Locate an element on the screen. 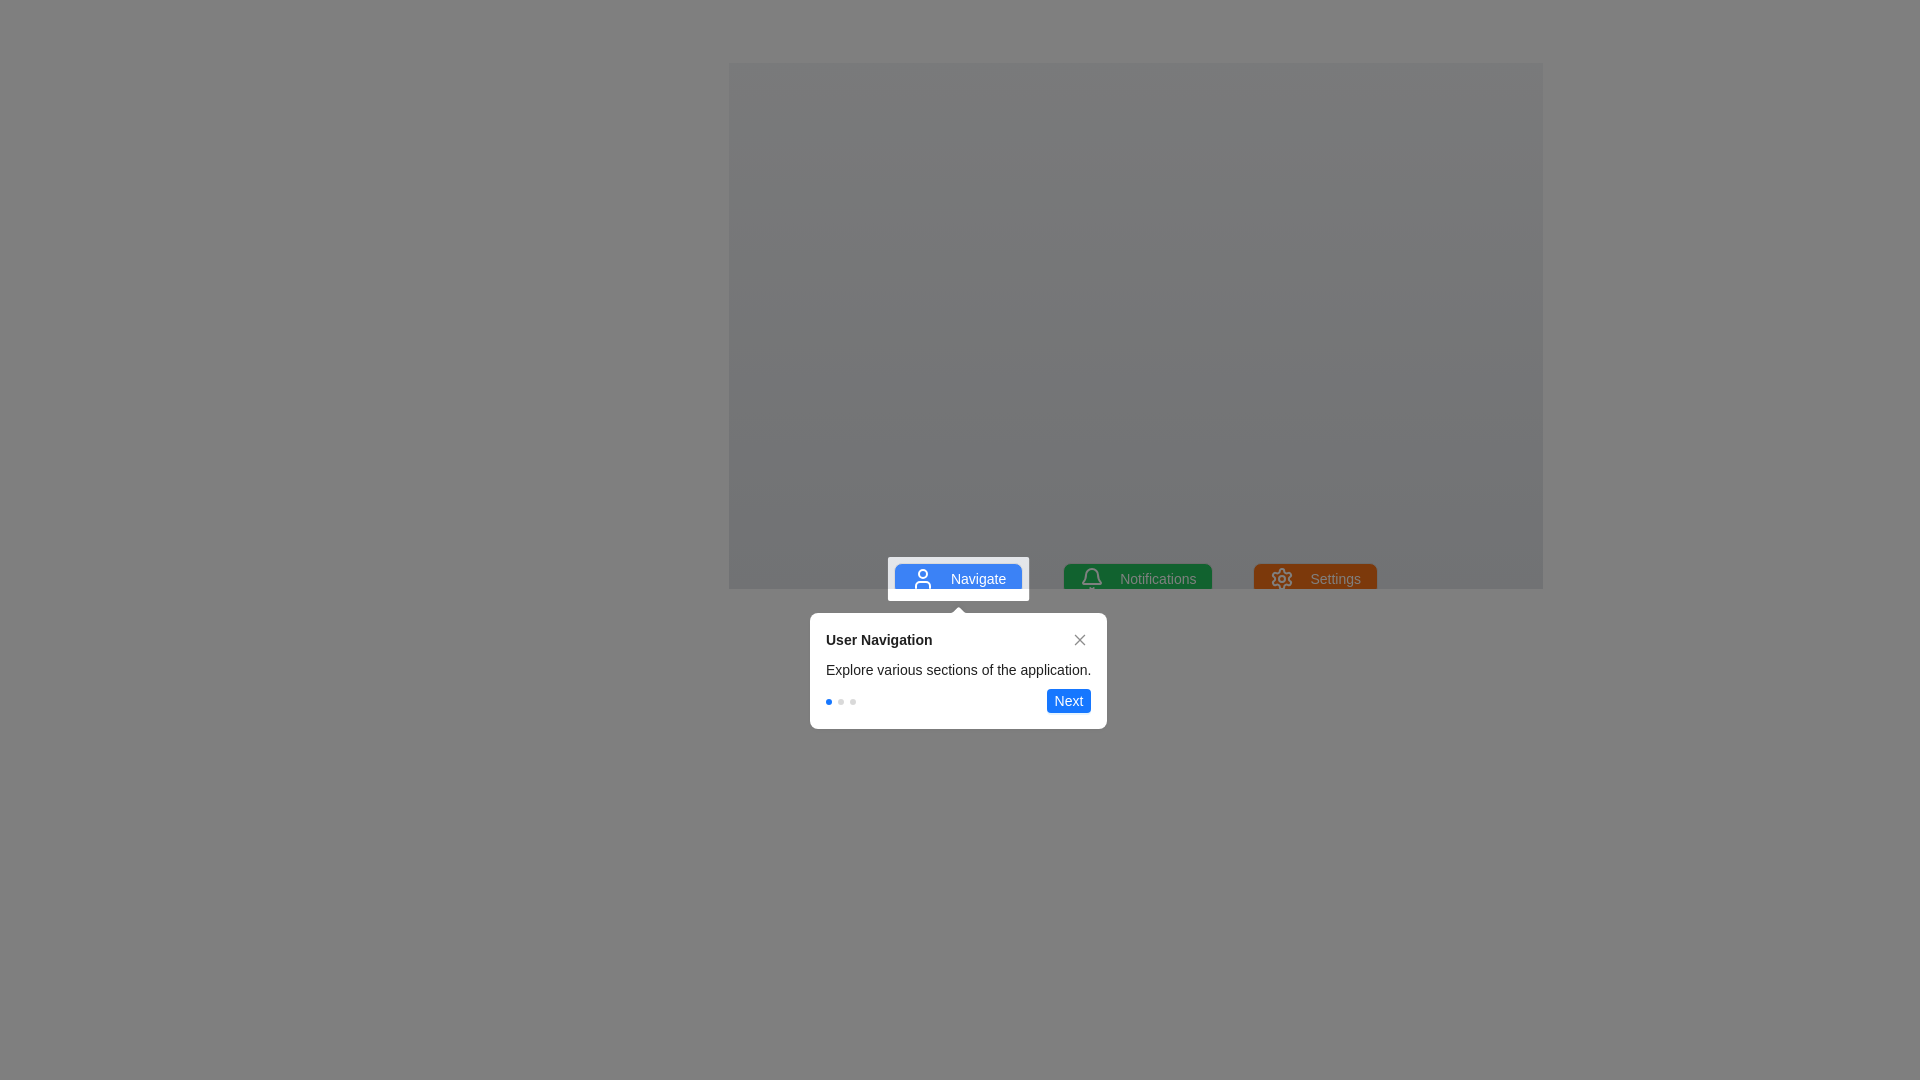 This screenshot has height=1080, width=1920. the bell icon with a green background located to the left of the 'Notifications' text in the application's top bar is located at coordinates (1091, 578).